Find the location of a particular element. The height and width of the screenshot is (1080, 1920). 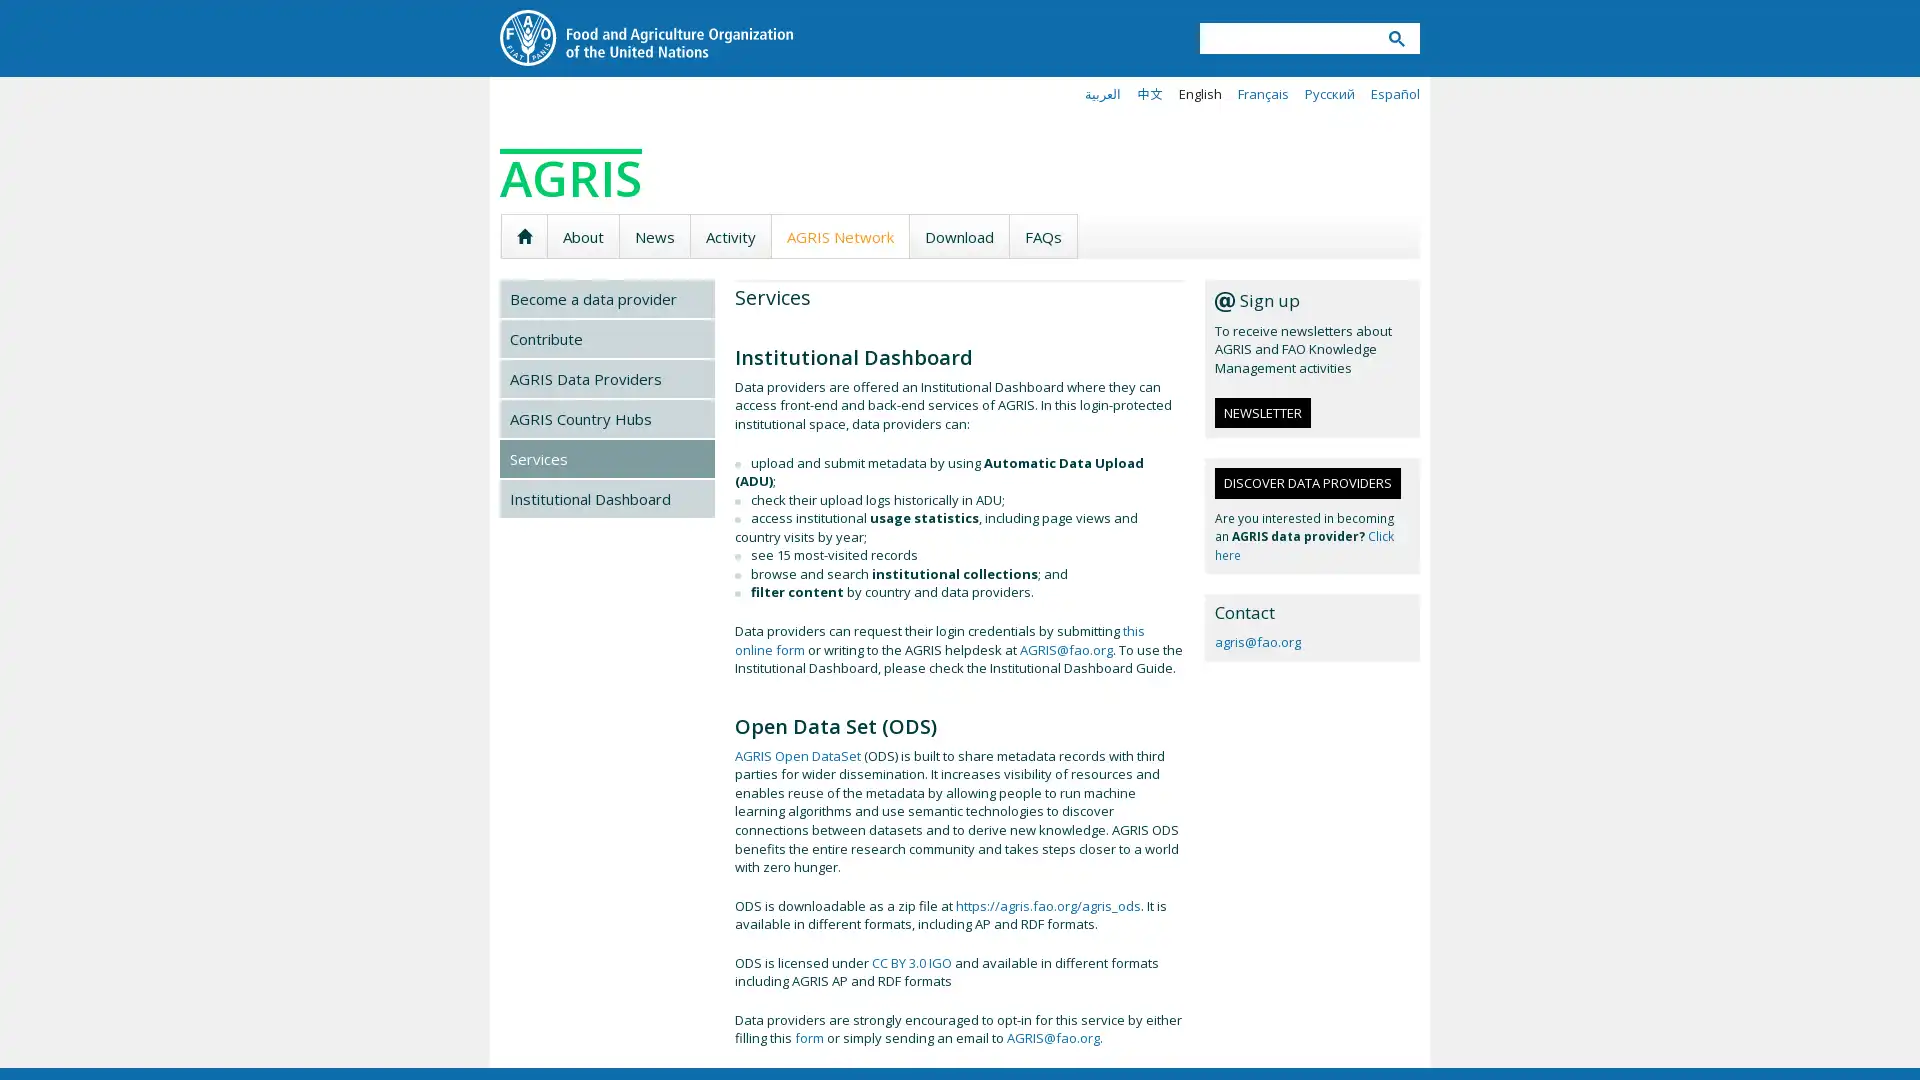

search is located at coordinates (1395, 38).